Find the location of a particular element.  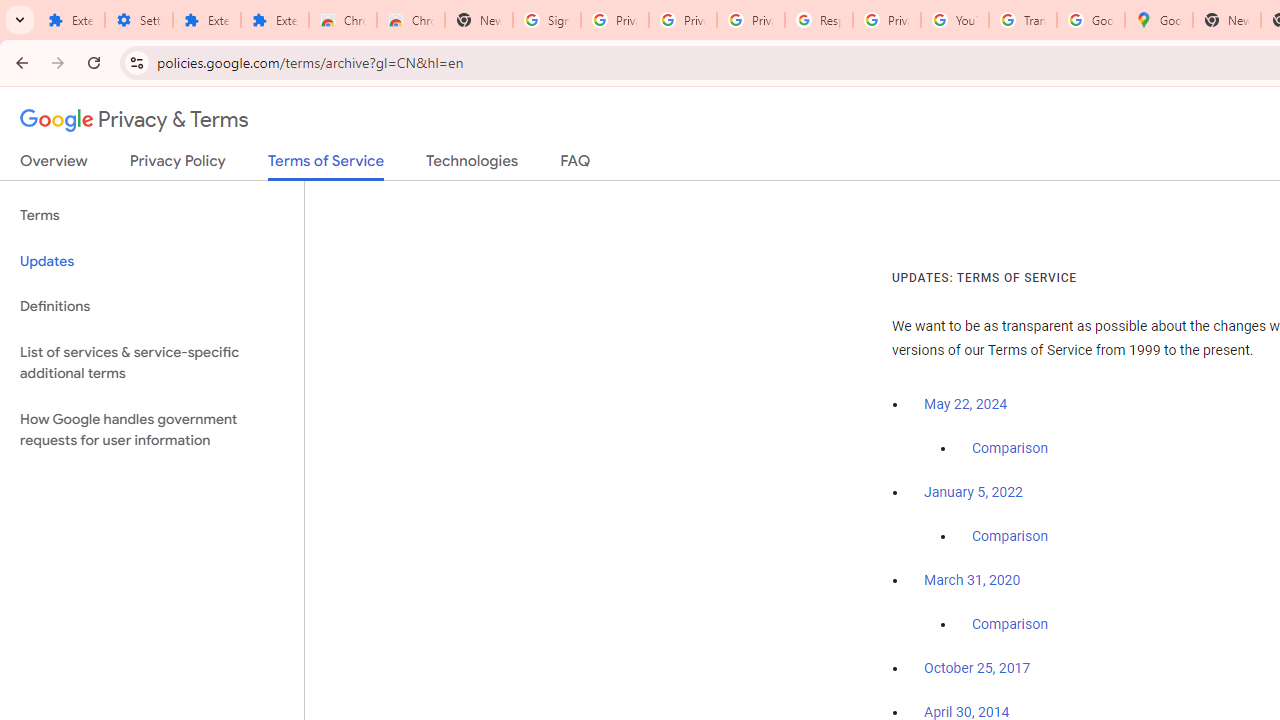

'FAQ' is located at coordinates (575, 164).